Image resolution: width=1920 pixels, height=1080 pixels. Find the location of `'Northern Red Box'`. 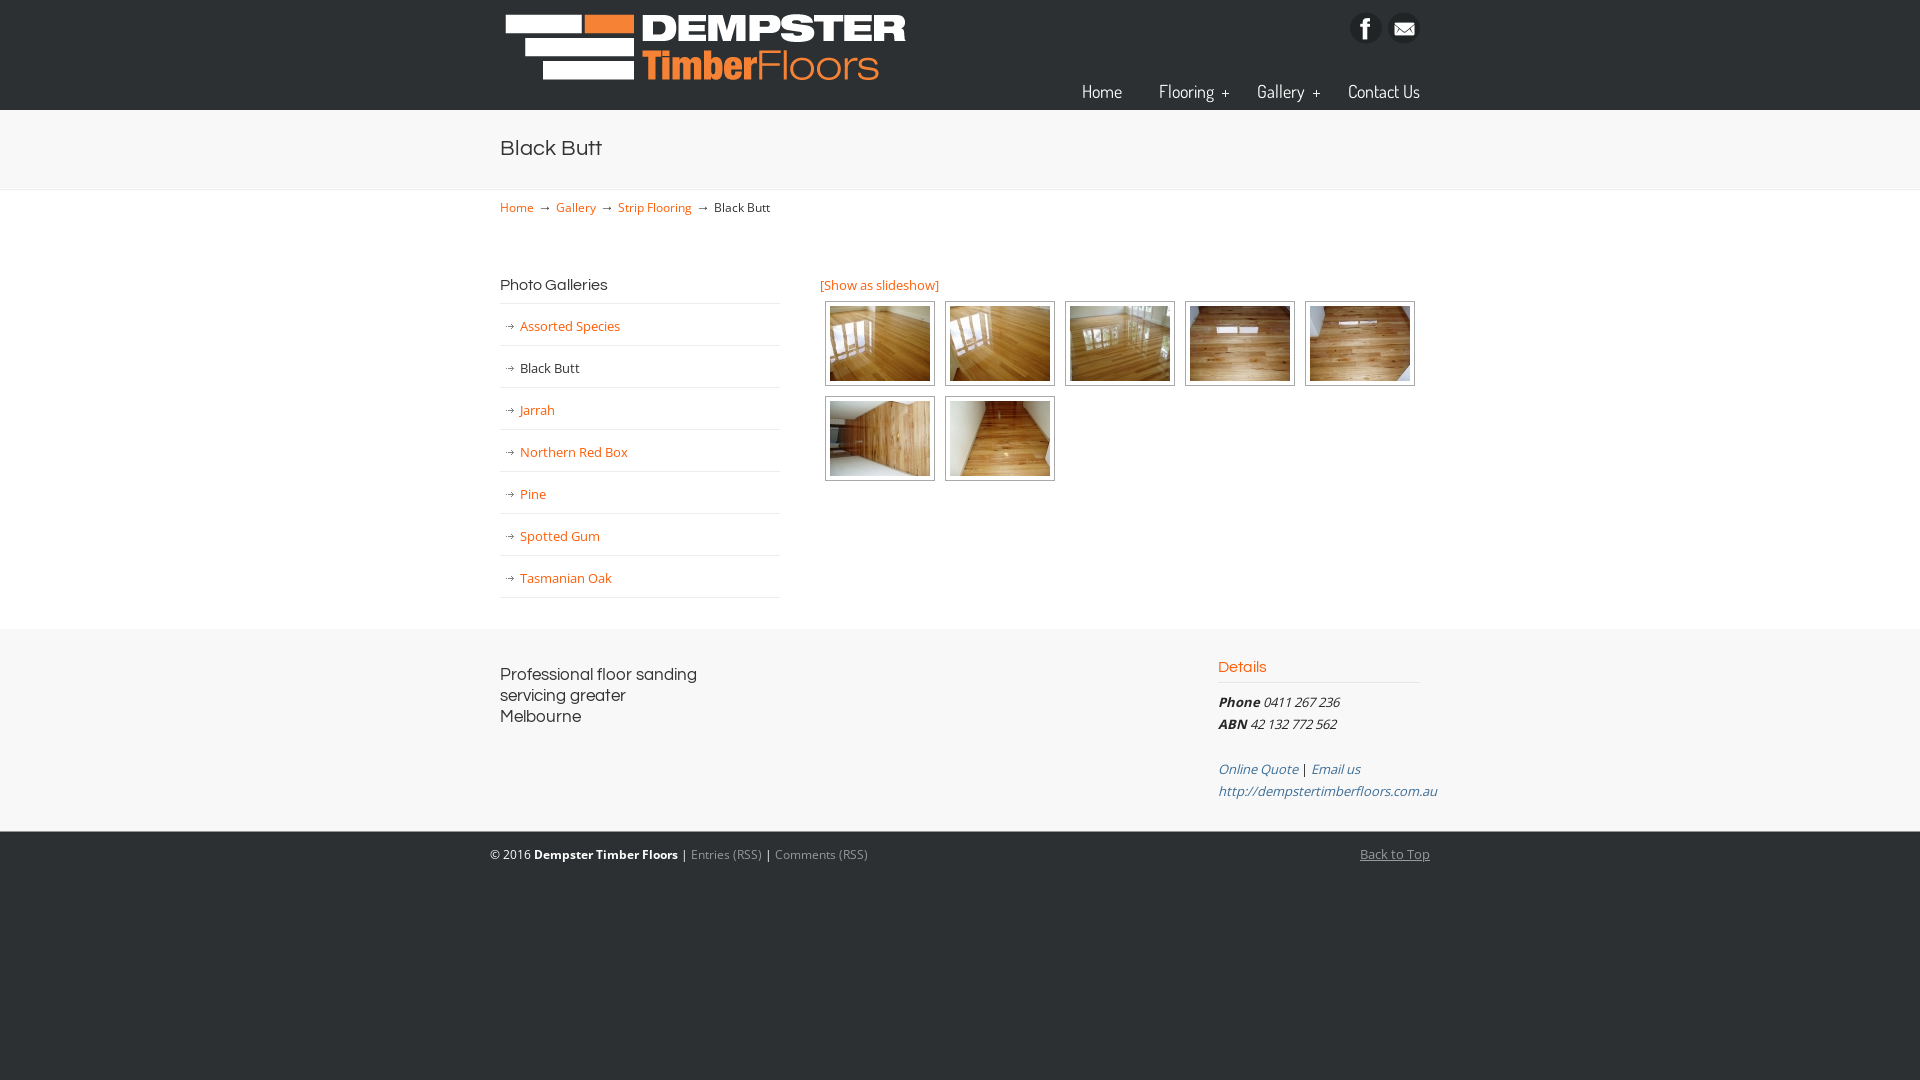

'Northern Red Box' is located at coordinates (638, 451).